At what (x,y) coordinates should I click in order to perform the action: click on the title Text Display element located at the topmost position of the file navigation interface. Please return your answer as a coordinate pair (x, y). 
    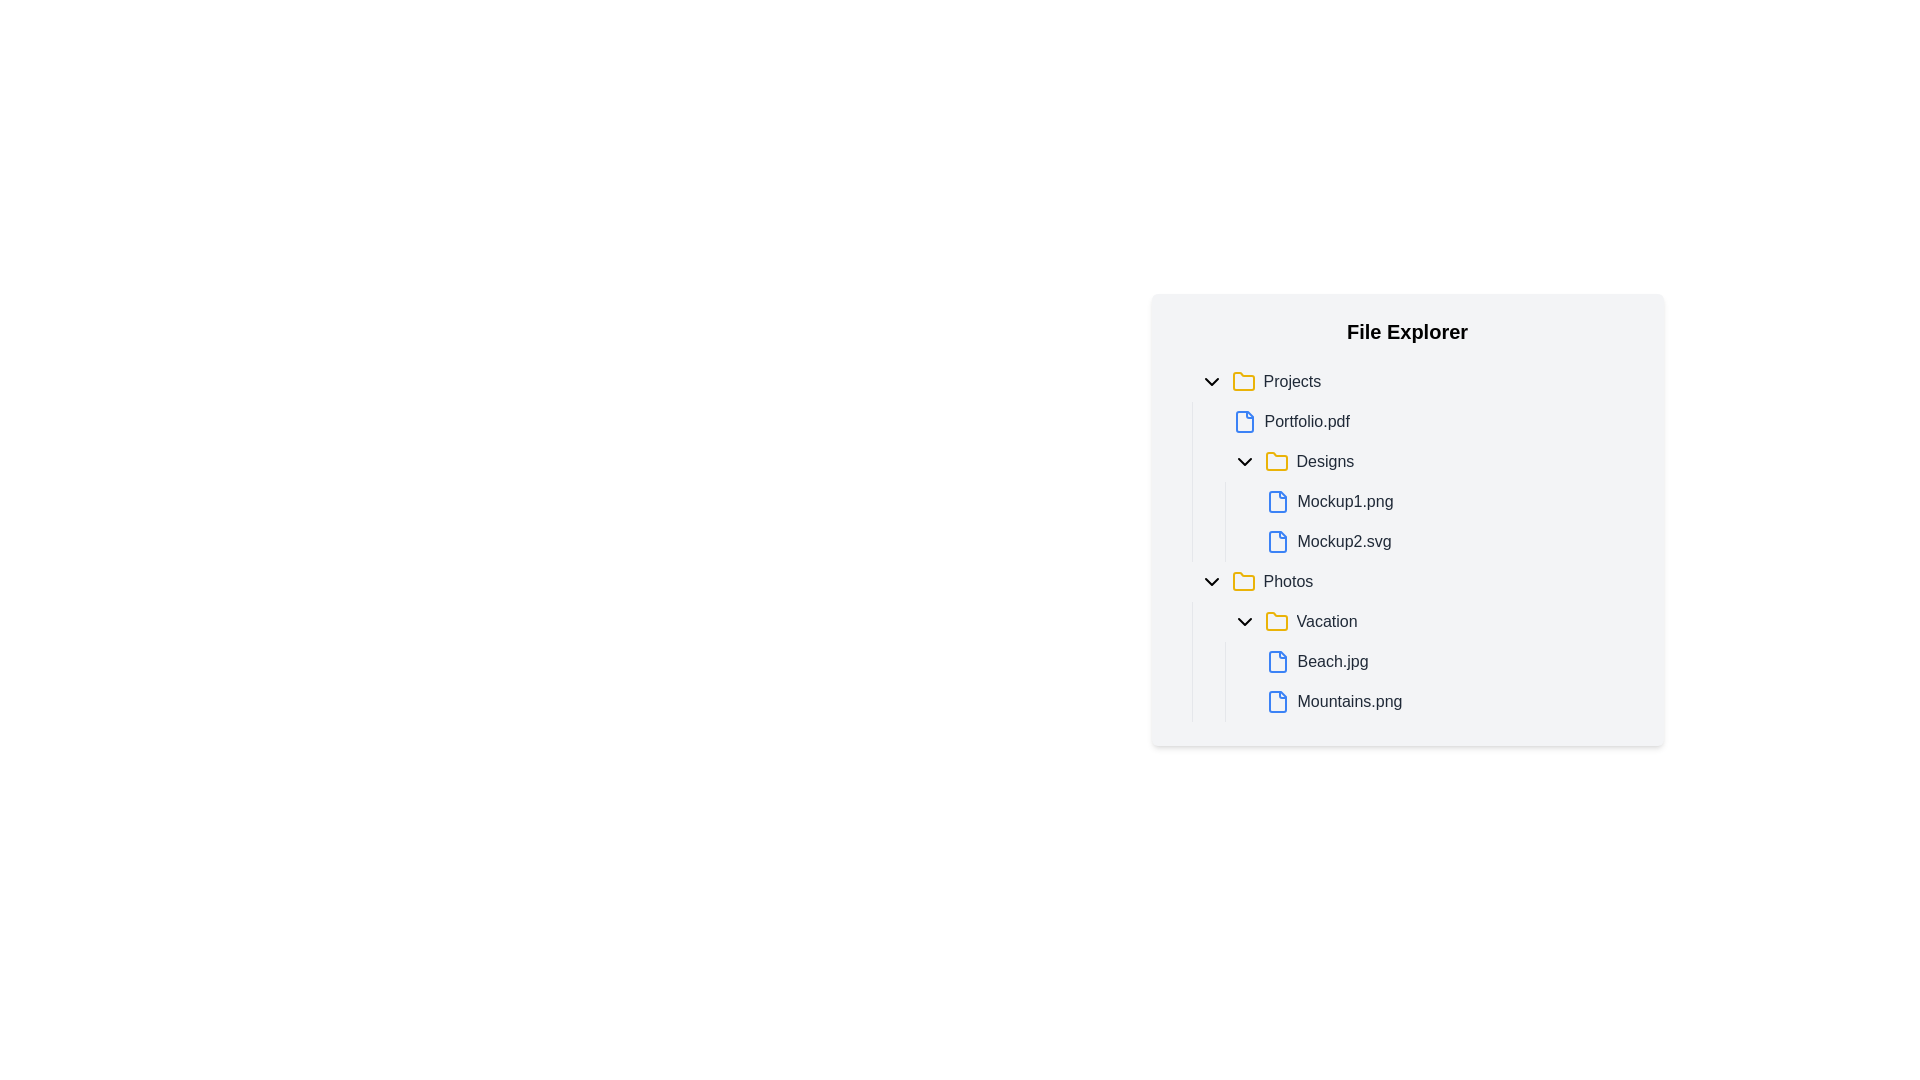
    Looking at the image, I should click on (1406, 330).